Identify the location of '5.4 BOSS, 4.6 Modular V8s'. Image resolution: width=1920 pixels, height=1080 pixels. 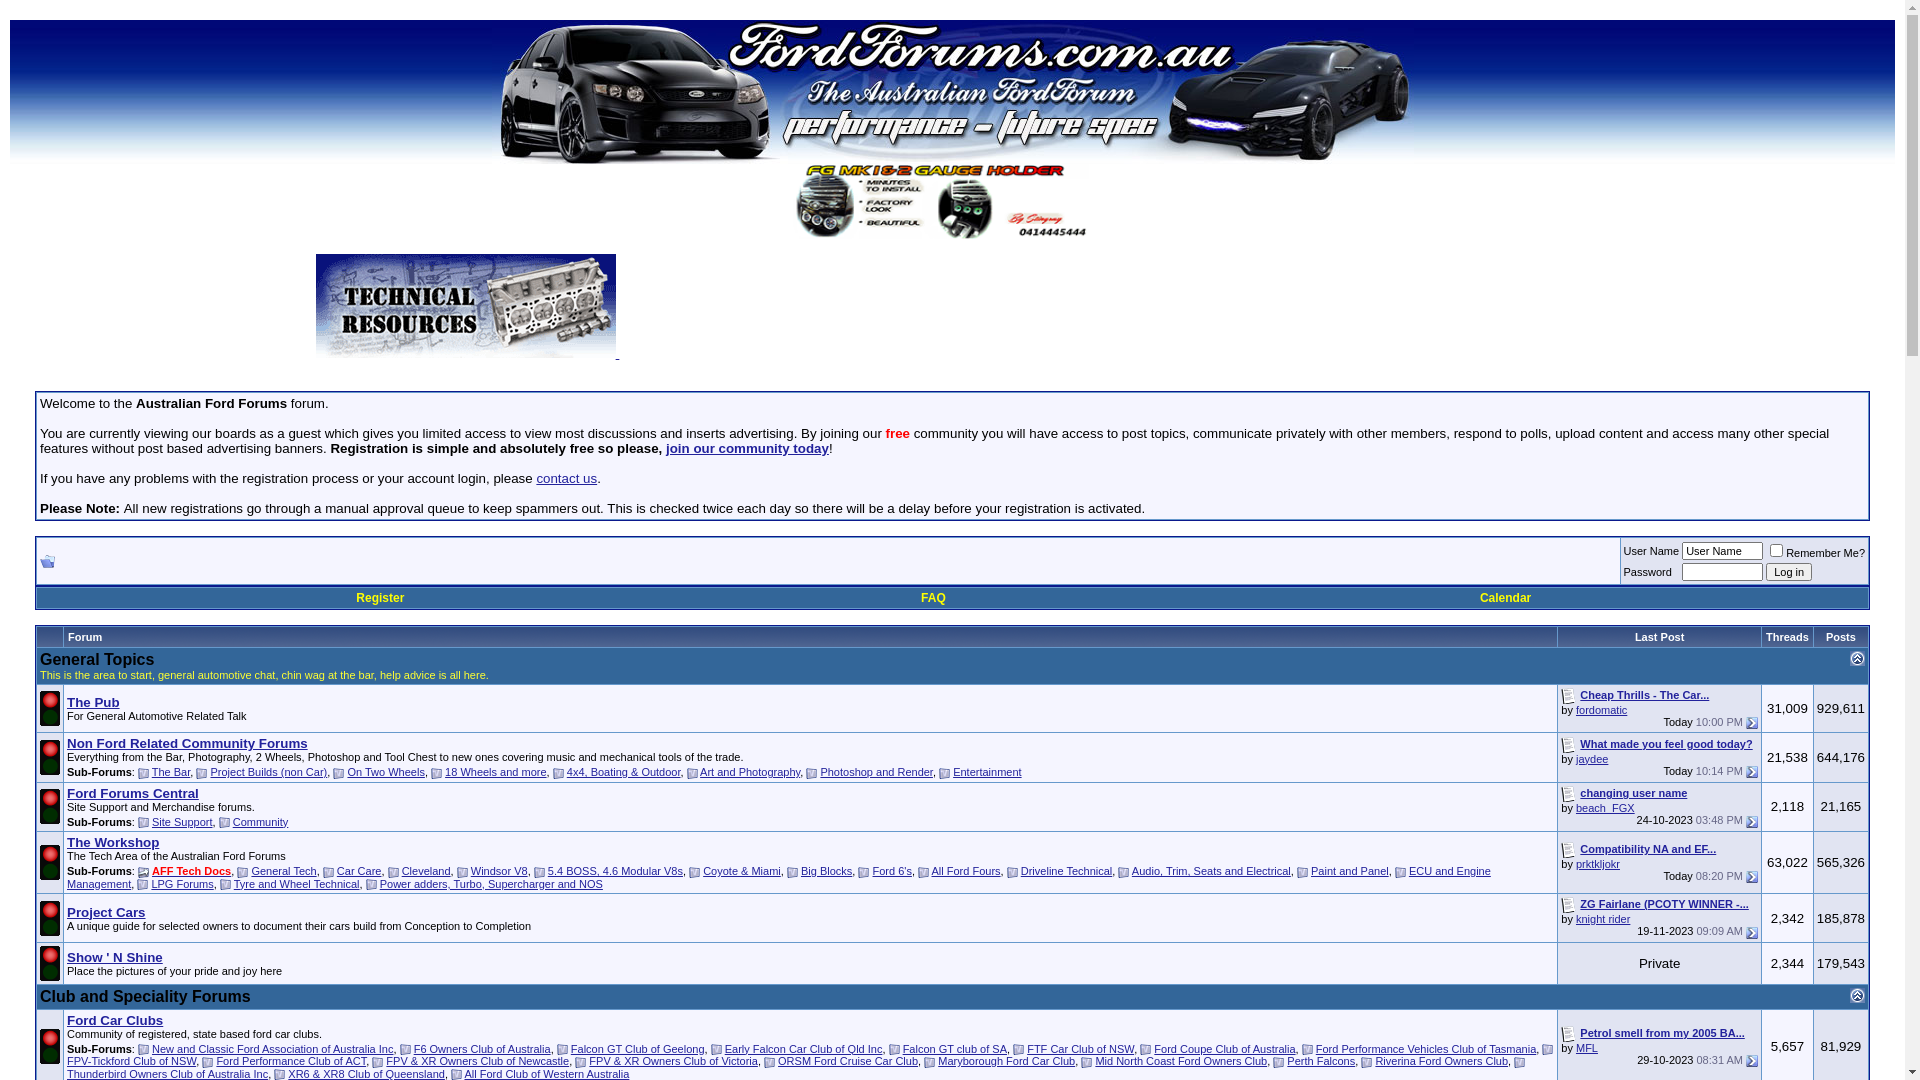
(614, 870).